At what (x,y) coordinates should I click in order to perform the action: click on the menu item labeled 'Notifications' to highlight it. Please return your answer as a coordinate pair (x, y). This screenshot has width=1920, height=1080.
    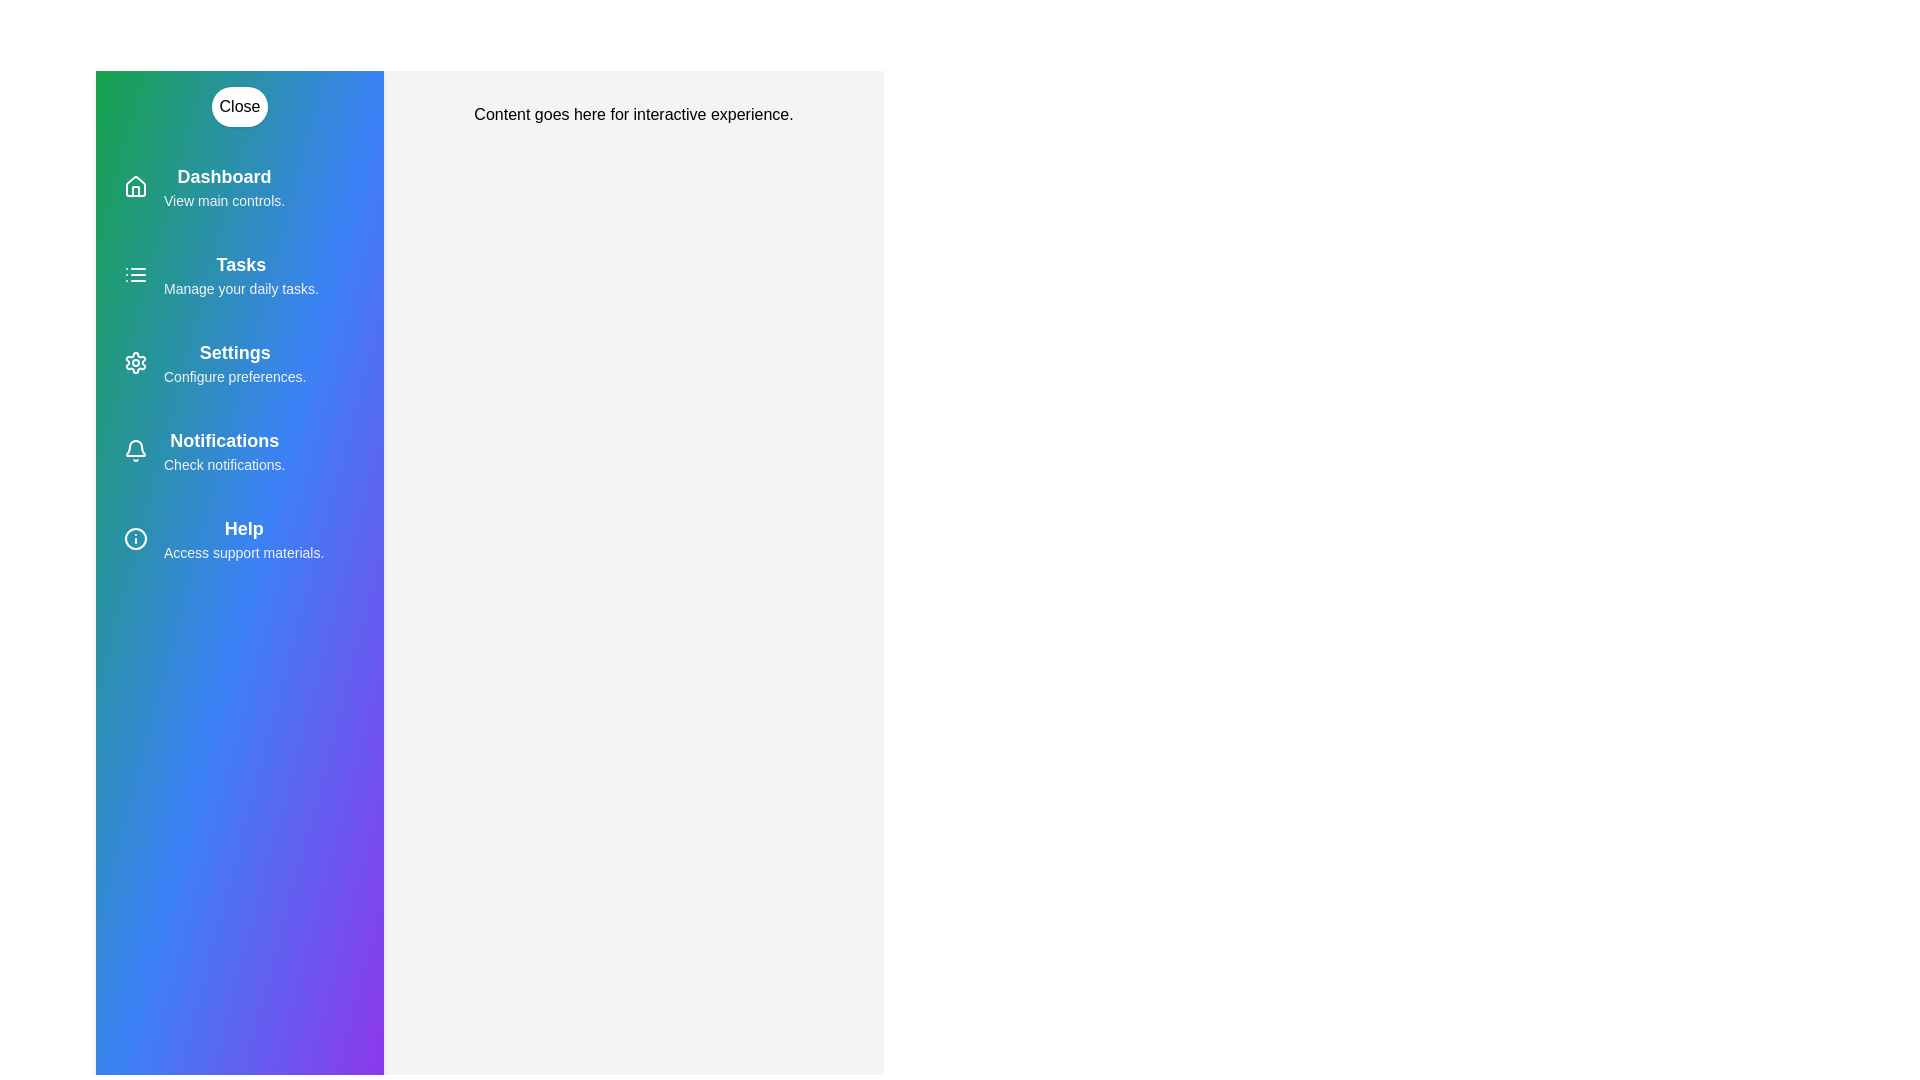
    Looking at the image, I should click on (240, 451).